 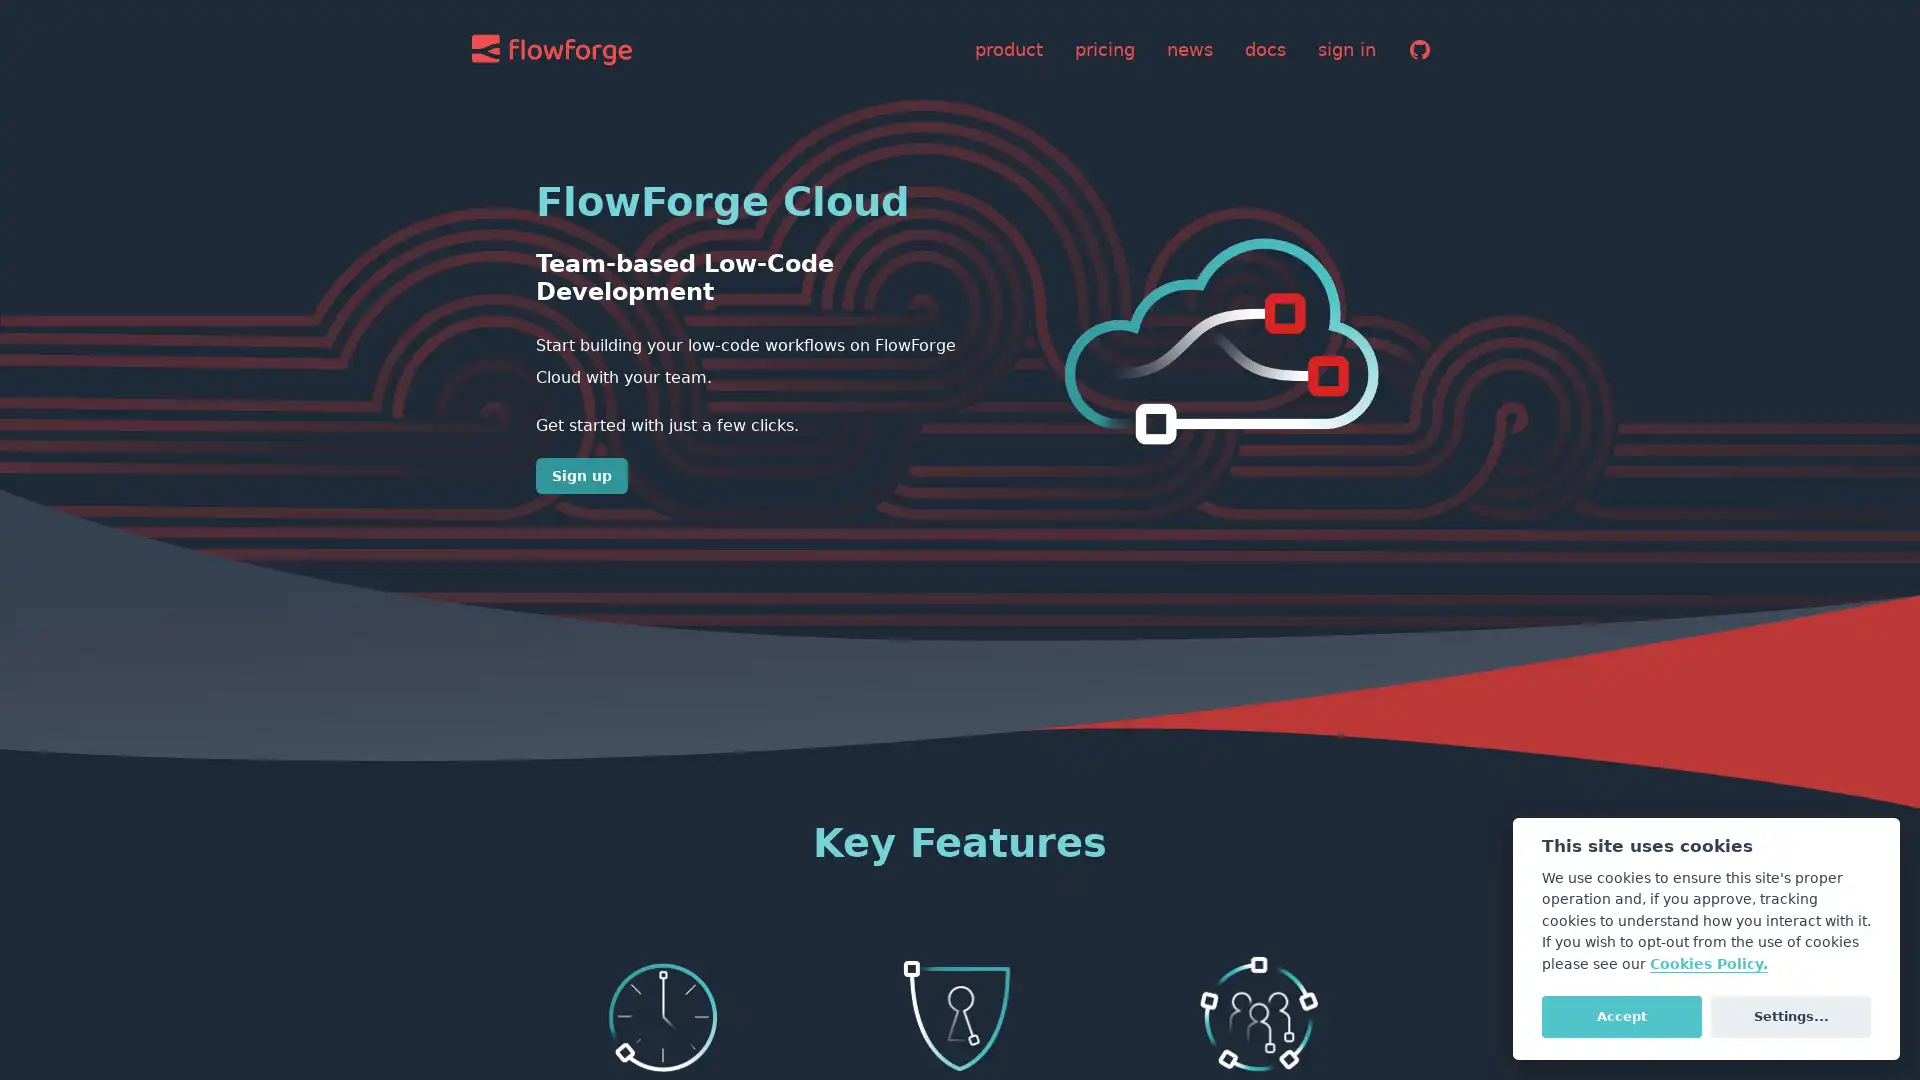 I want to click on Settings..., so click(x=1790, y=1015).